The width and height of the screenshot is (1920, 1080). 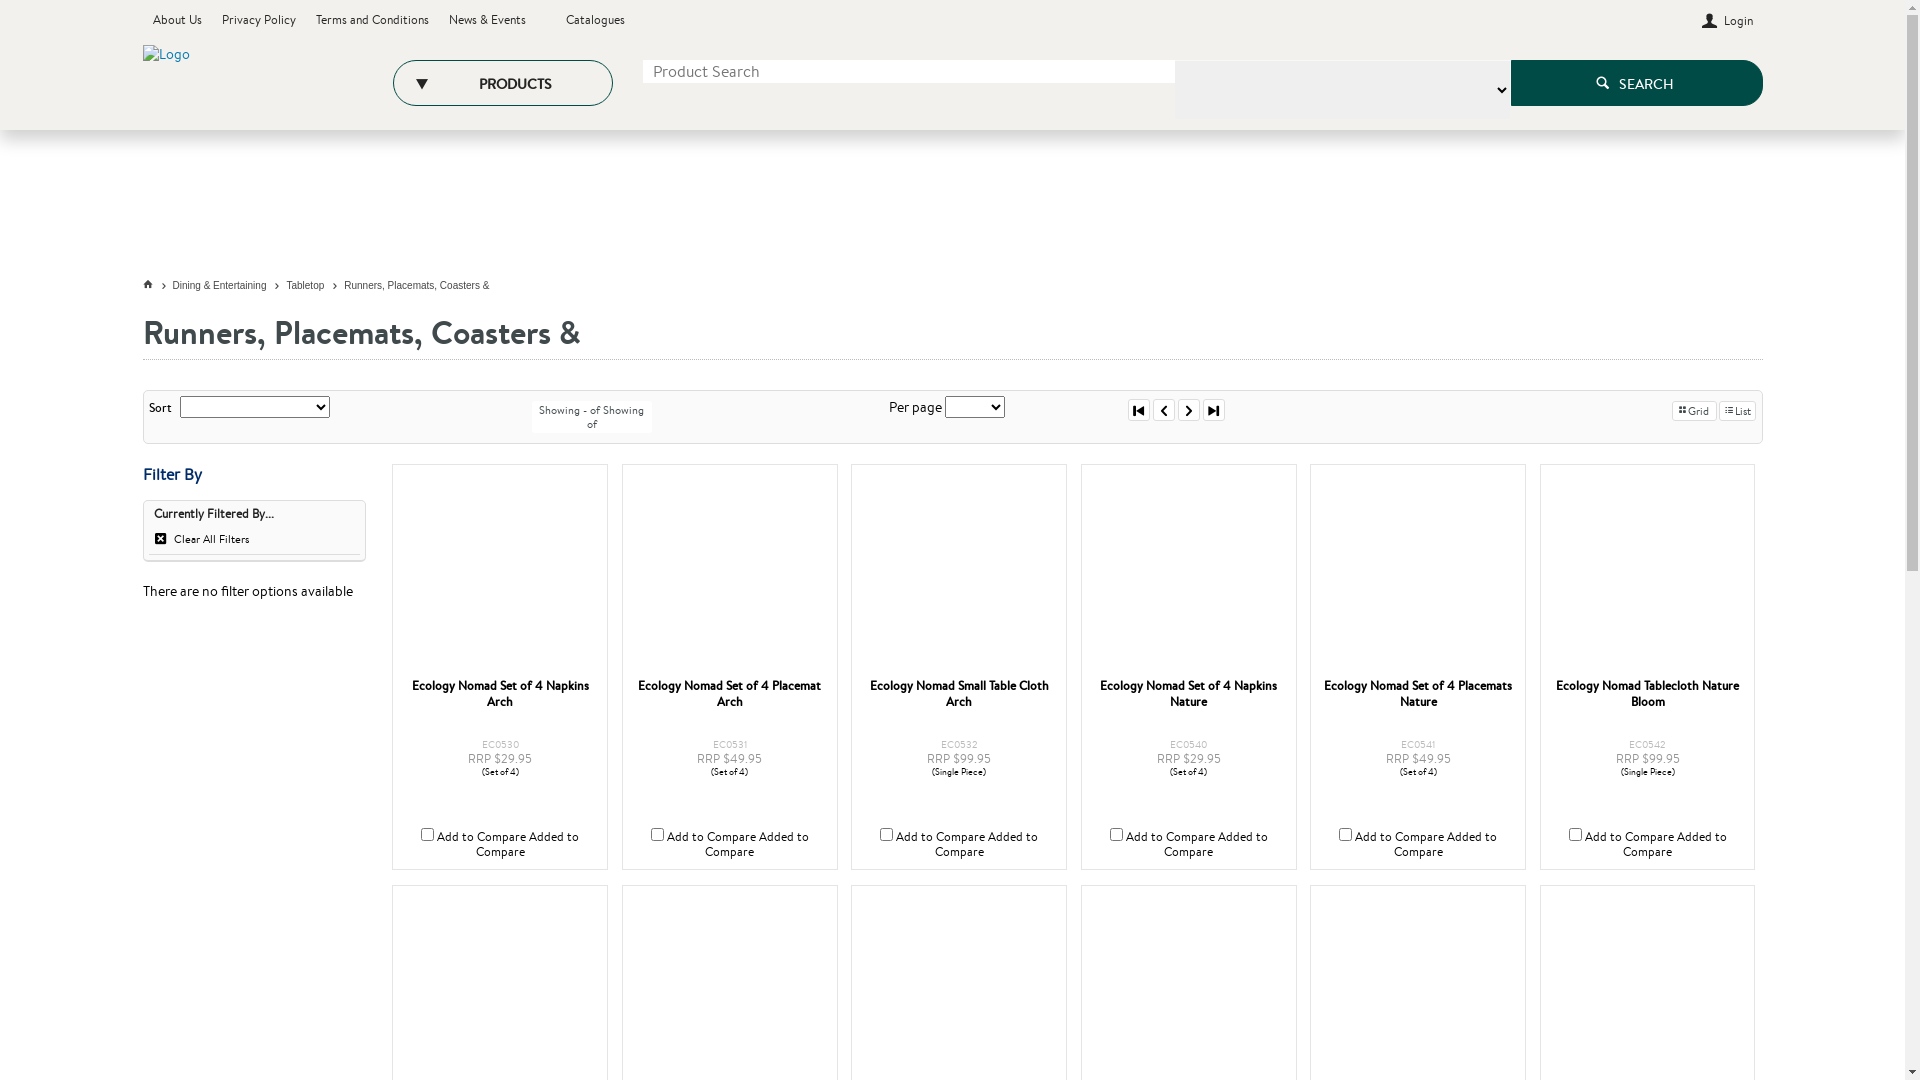 I want to click on 'Clear All Filters', so click(x=252, y=540).